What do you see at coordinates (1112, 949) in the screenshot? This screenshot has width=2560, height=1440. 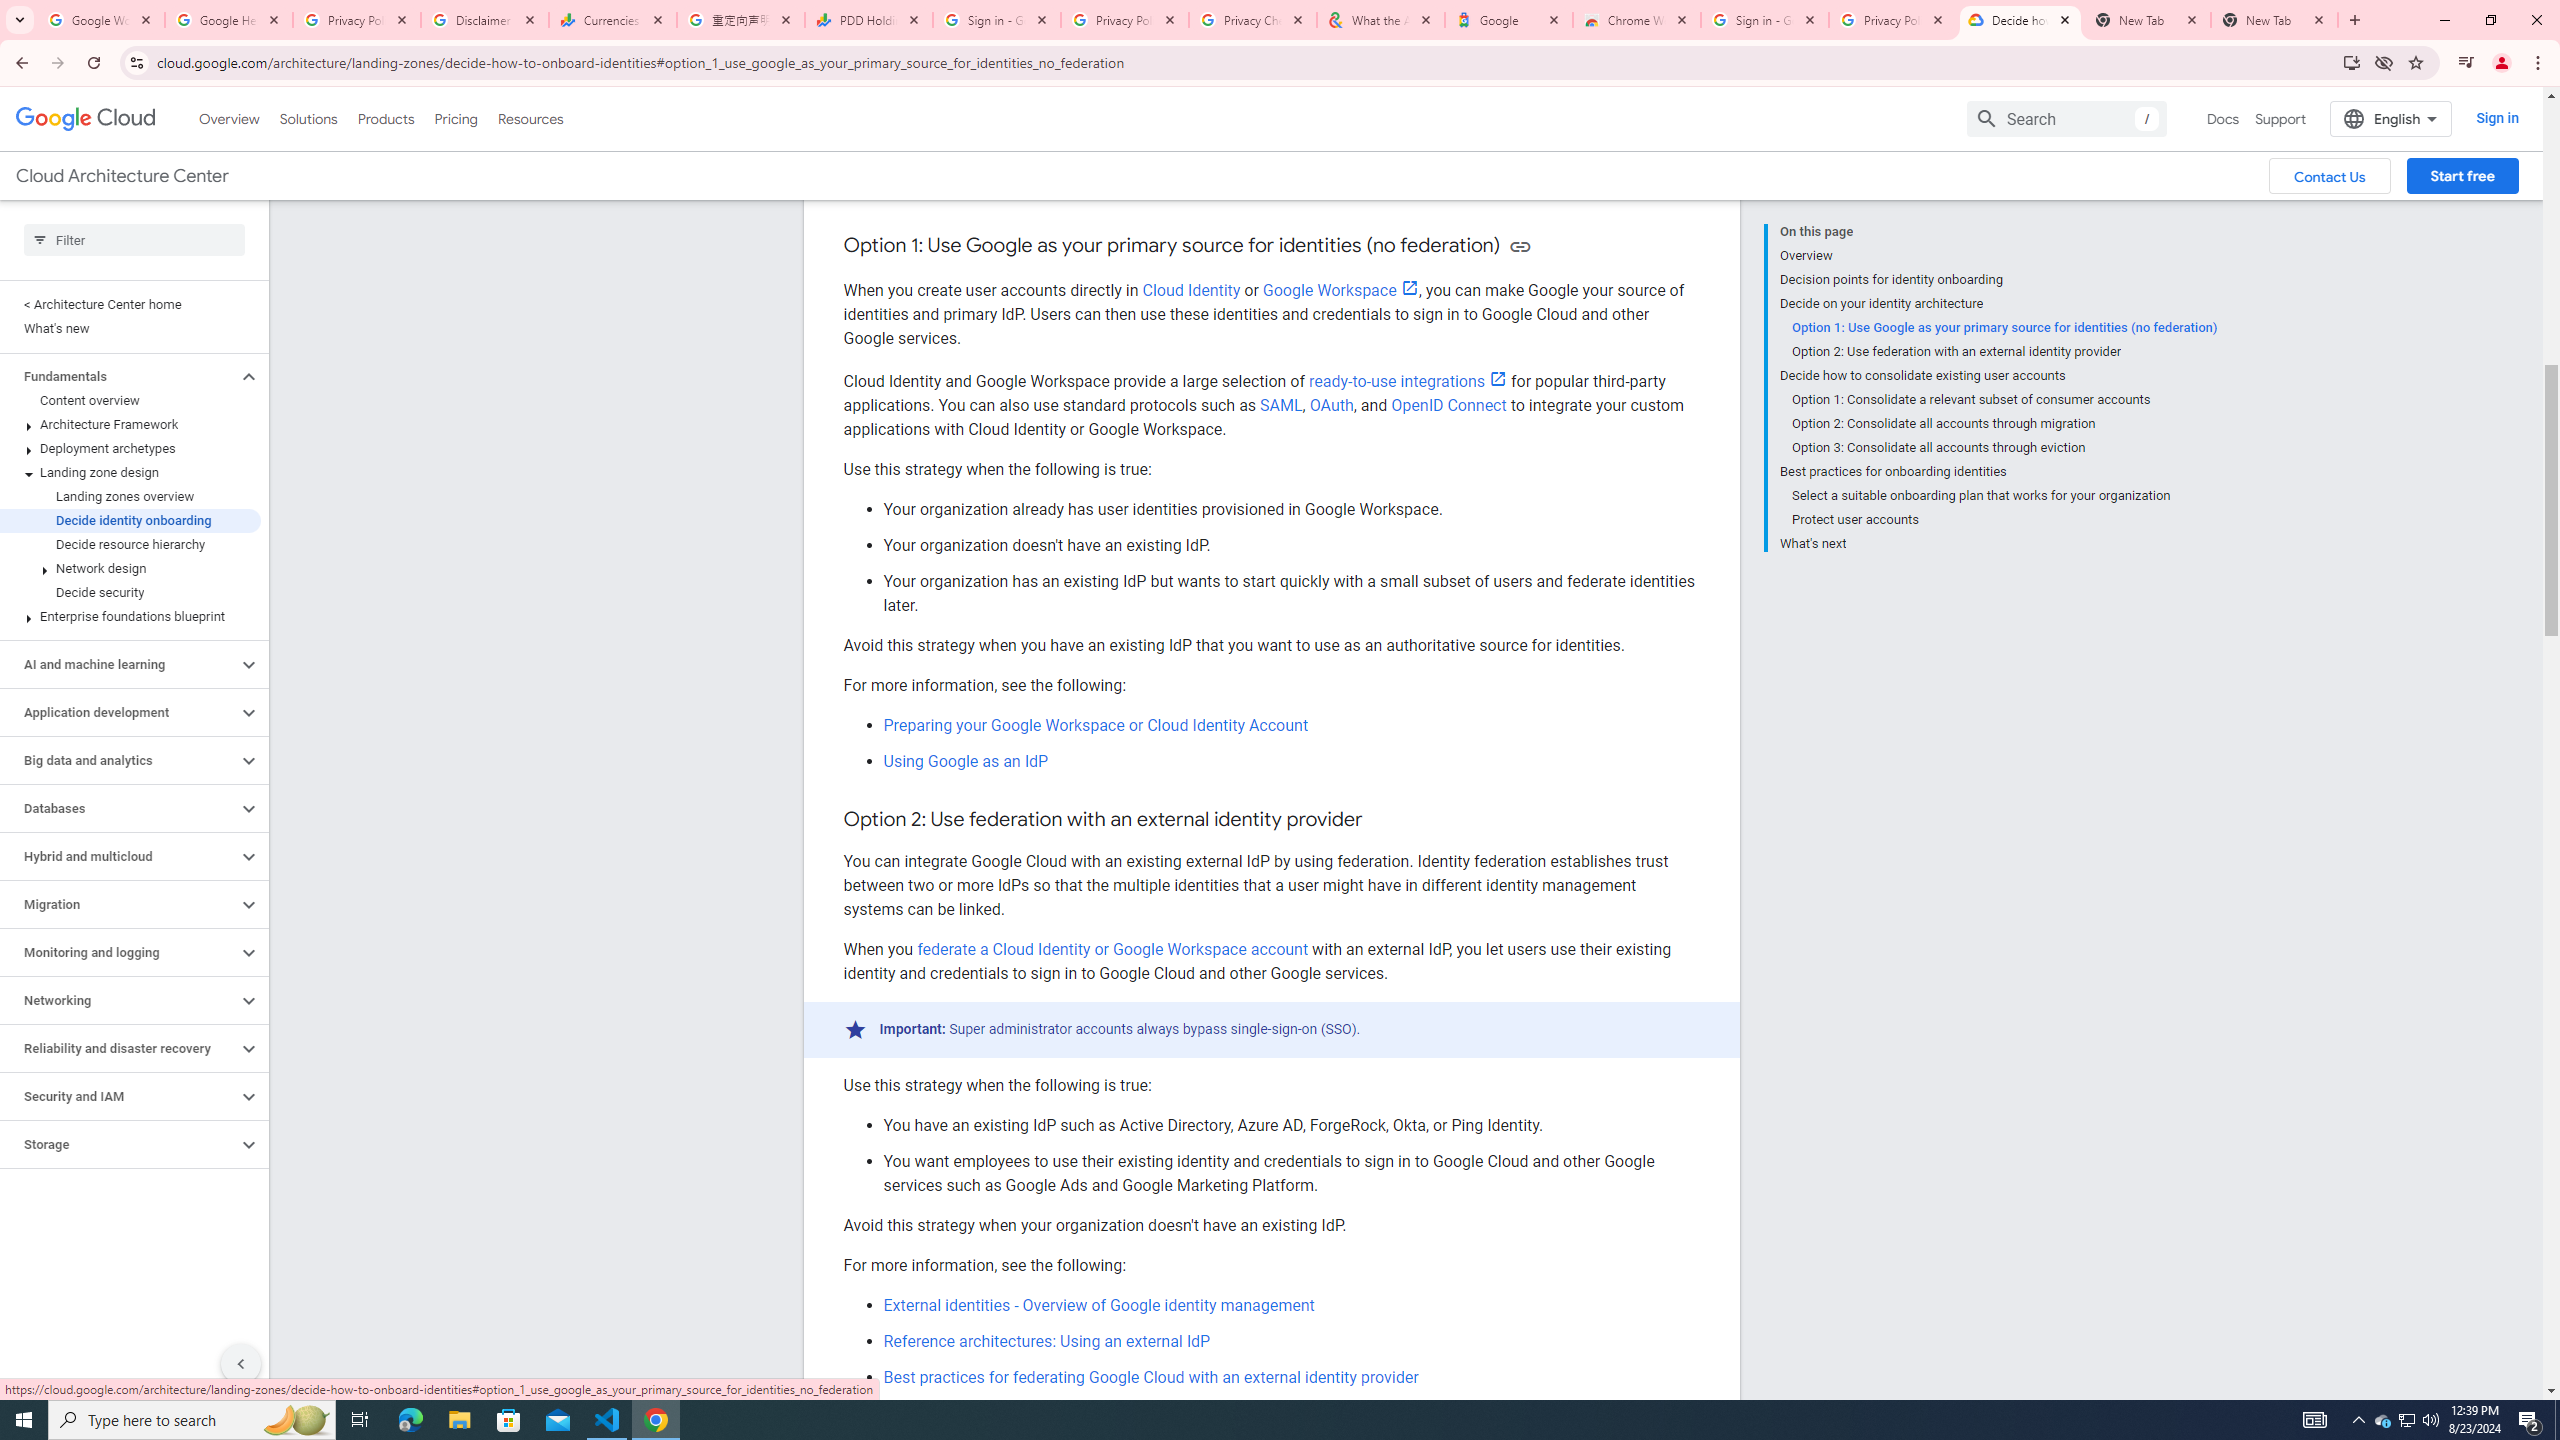 I see `'federate a Cloud Identity or Google Workspace account'` at bounding box center [1112, 949].